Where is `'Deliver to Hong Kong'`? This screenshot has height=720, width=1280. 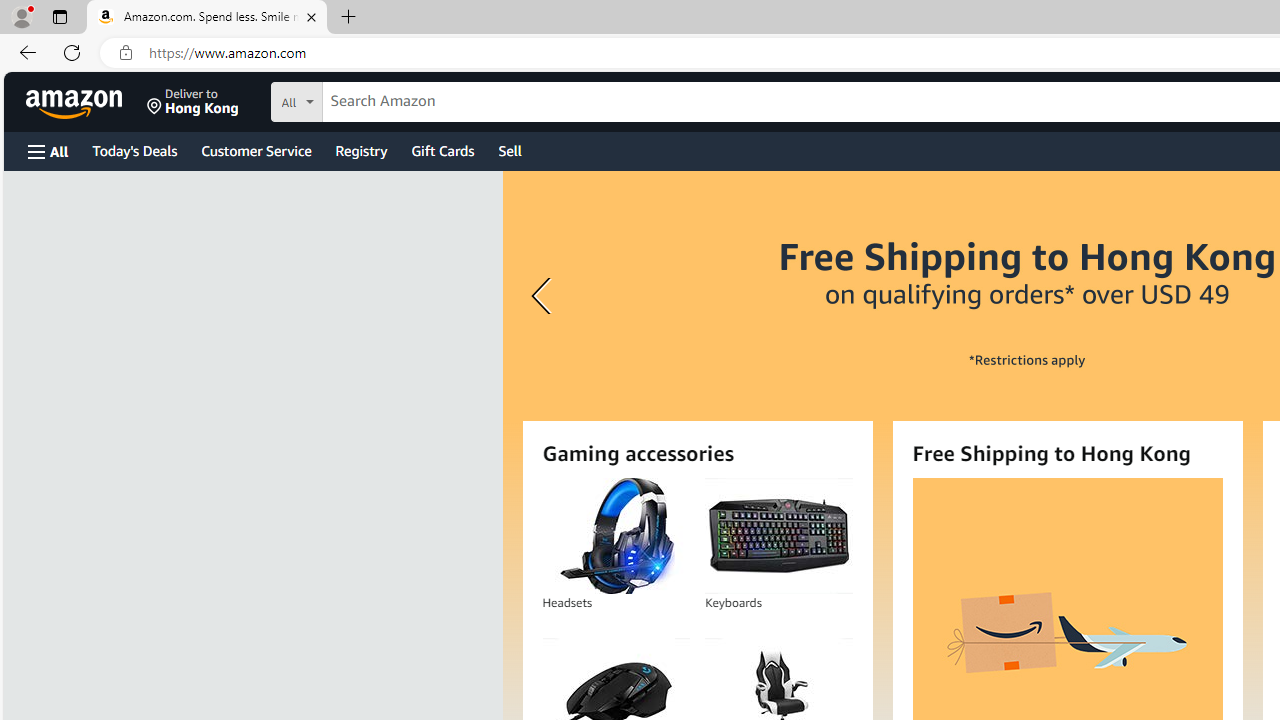
'Deliver to Hong Kong' is located at coordinates (193, 101).